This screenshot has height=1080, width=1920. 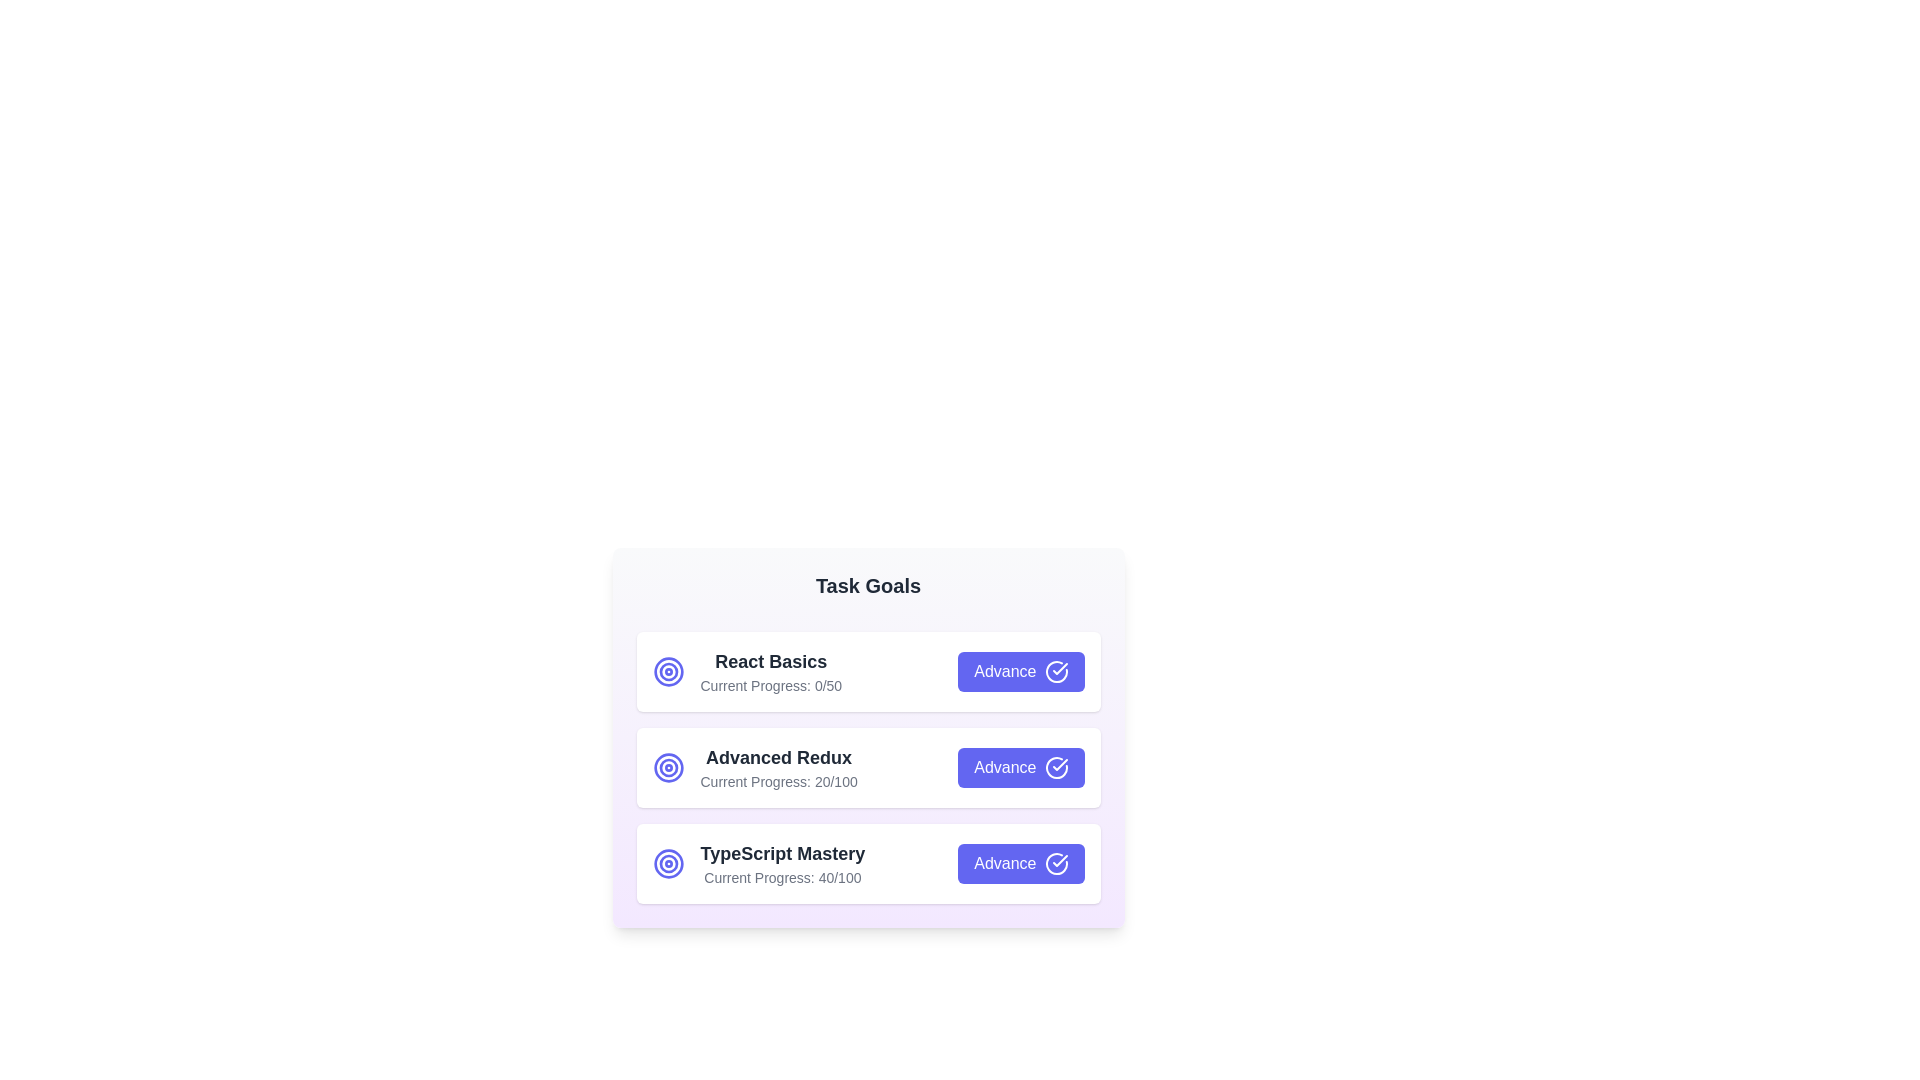 What do you see at coordinates (770, 662) in the screenshot?
I see `the Text Label that displays the title of a task or goal, located at the top of the first task card within the 'Task Goals' section` at bounding box center [770, 662].